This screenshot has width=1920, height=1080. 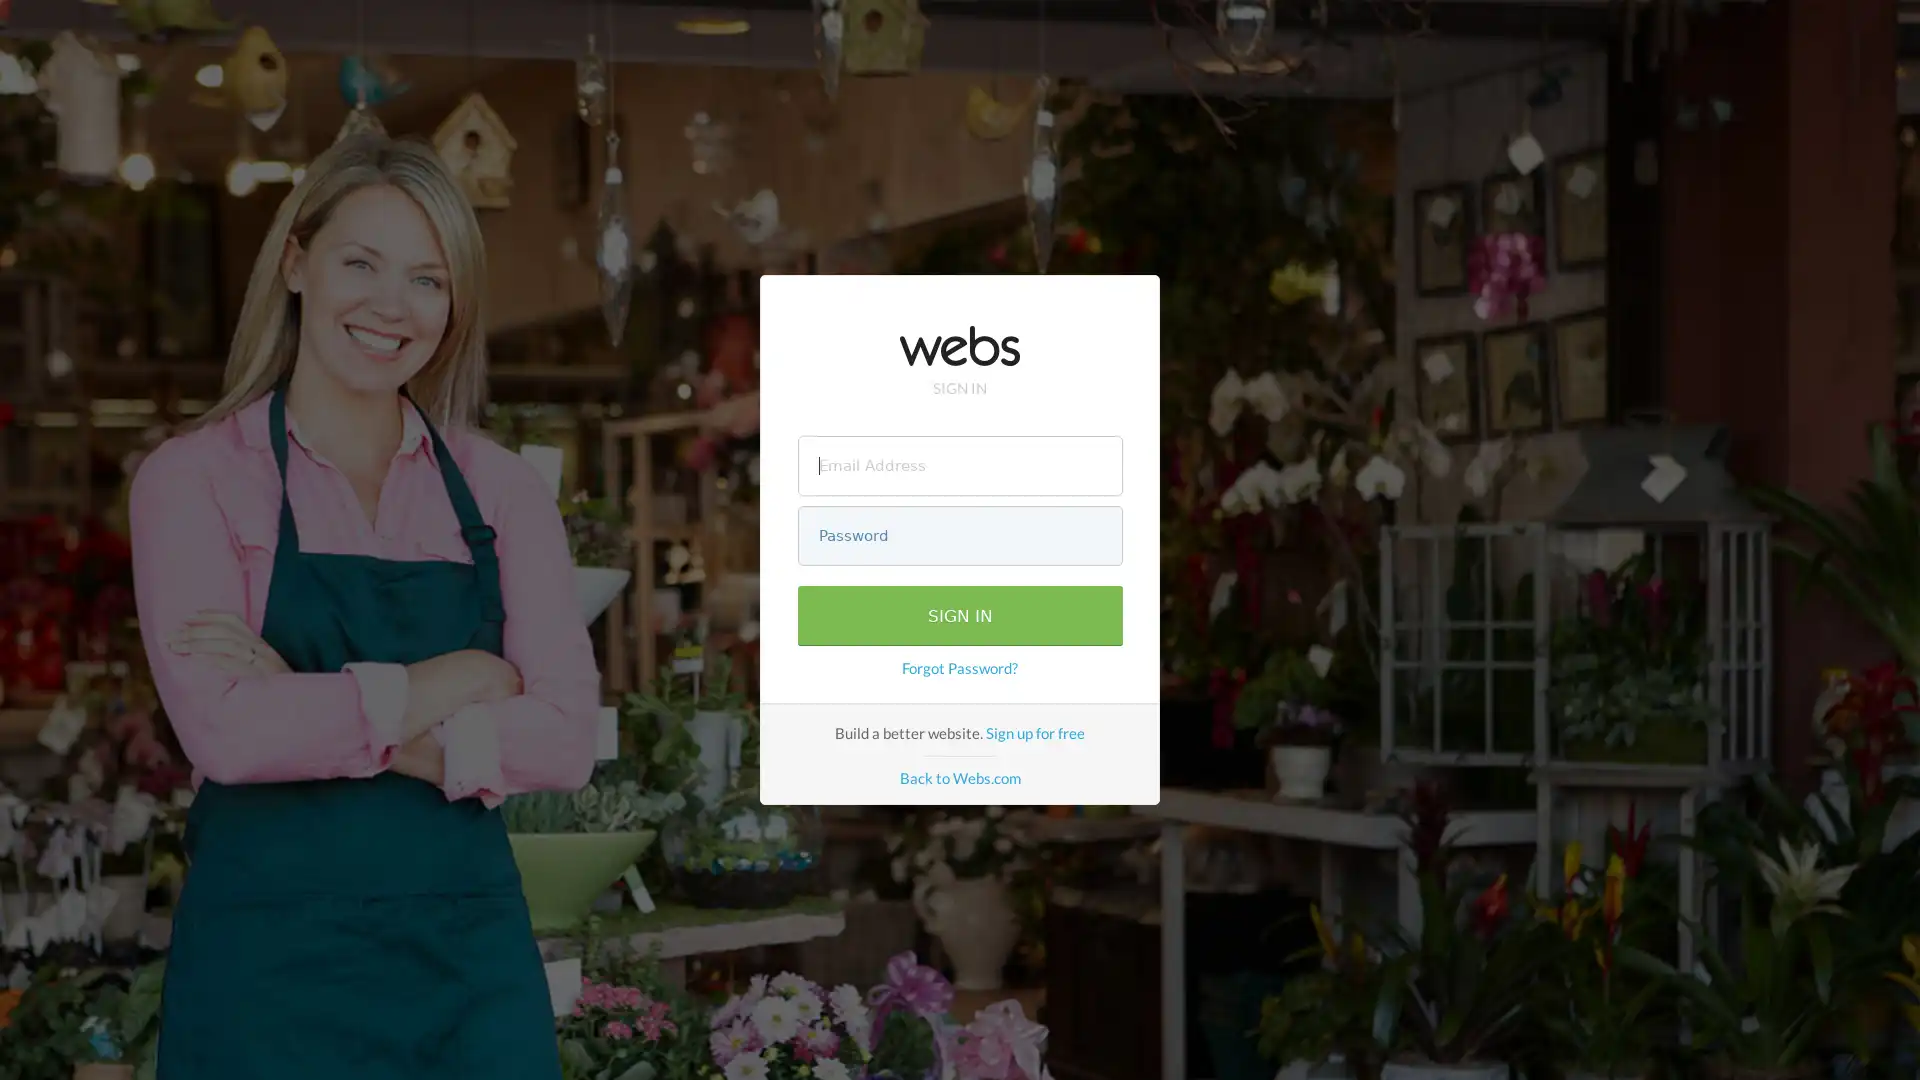 I want to click on SIGN IN, so click(x=958, y=615).